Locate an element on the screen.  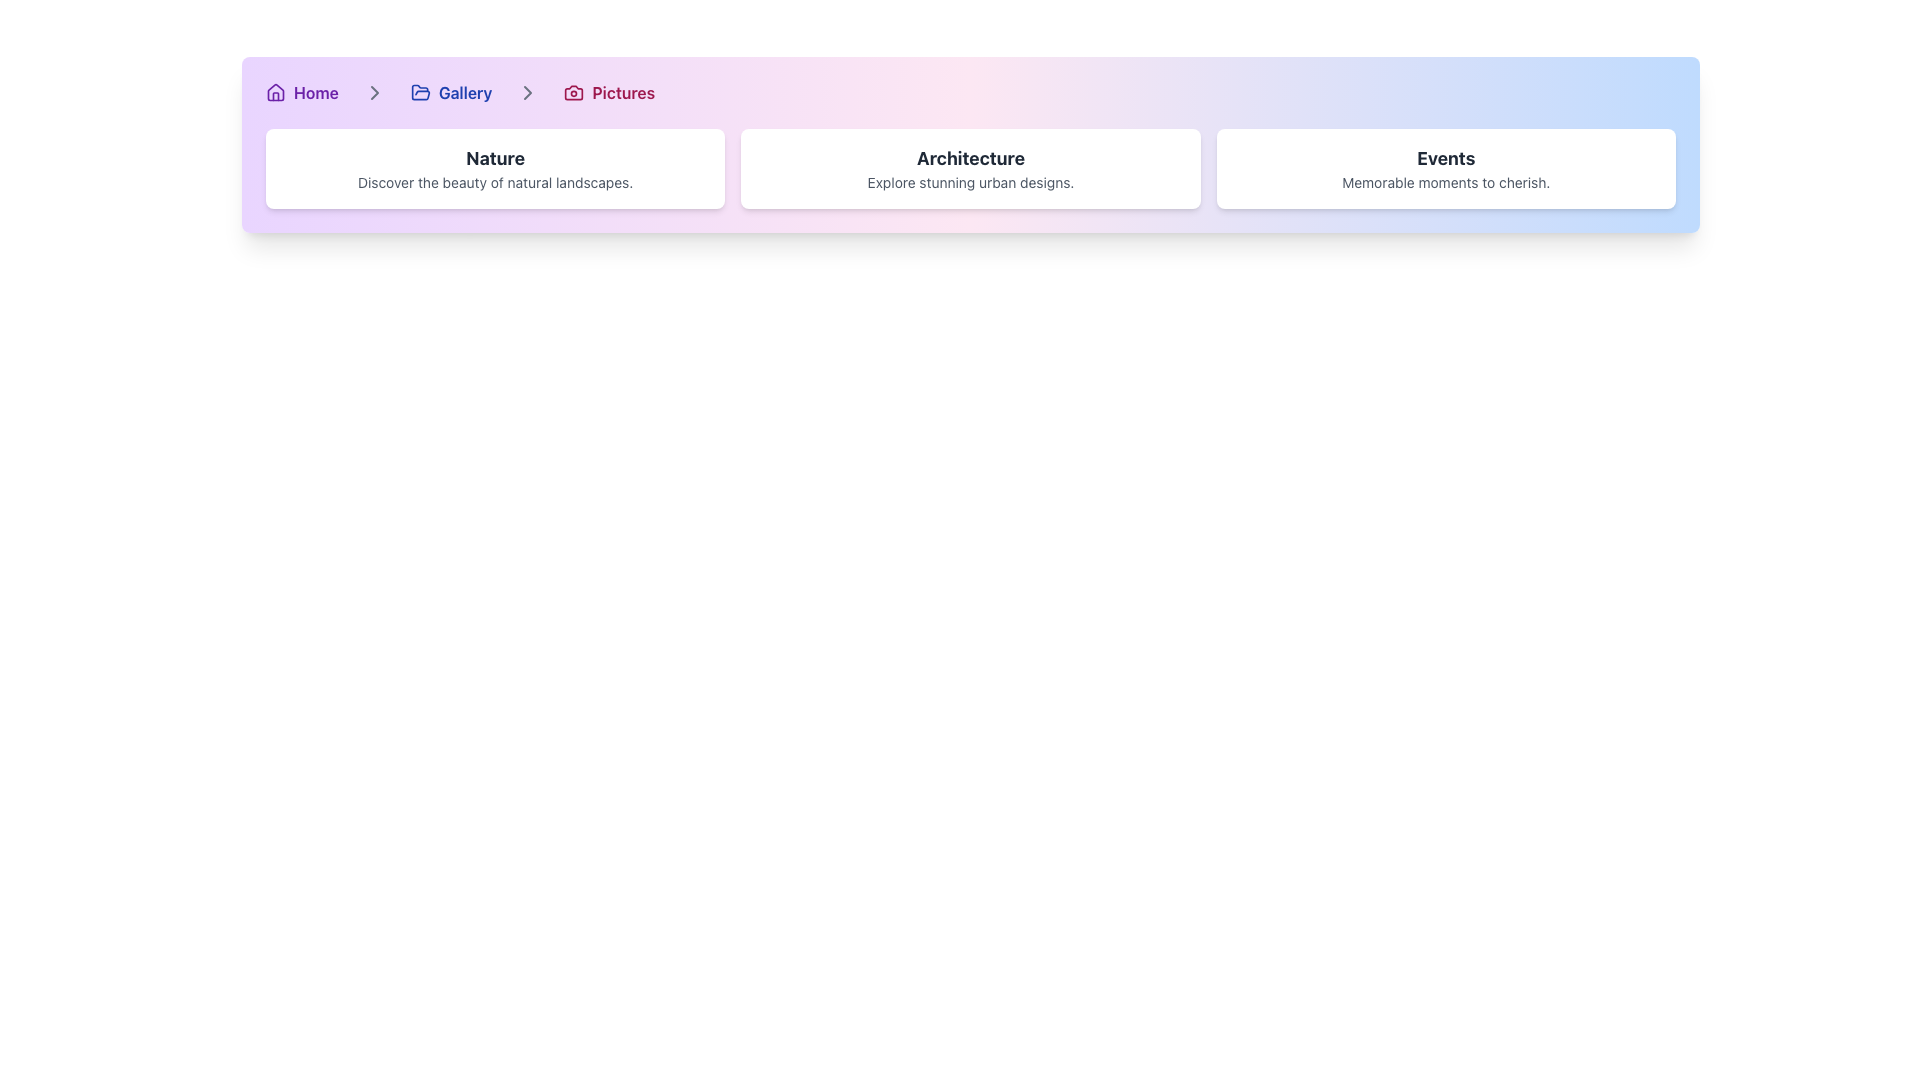
the 'Home' text label in the breadcrumb navigation bar is located at coordinates (315, 92).